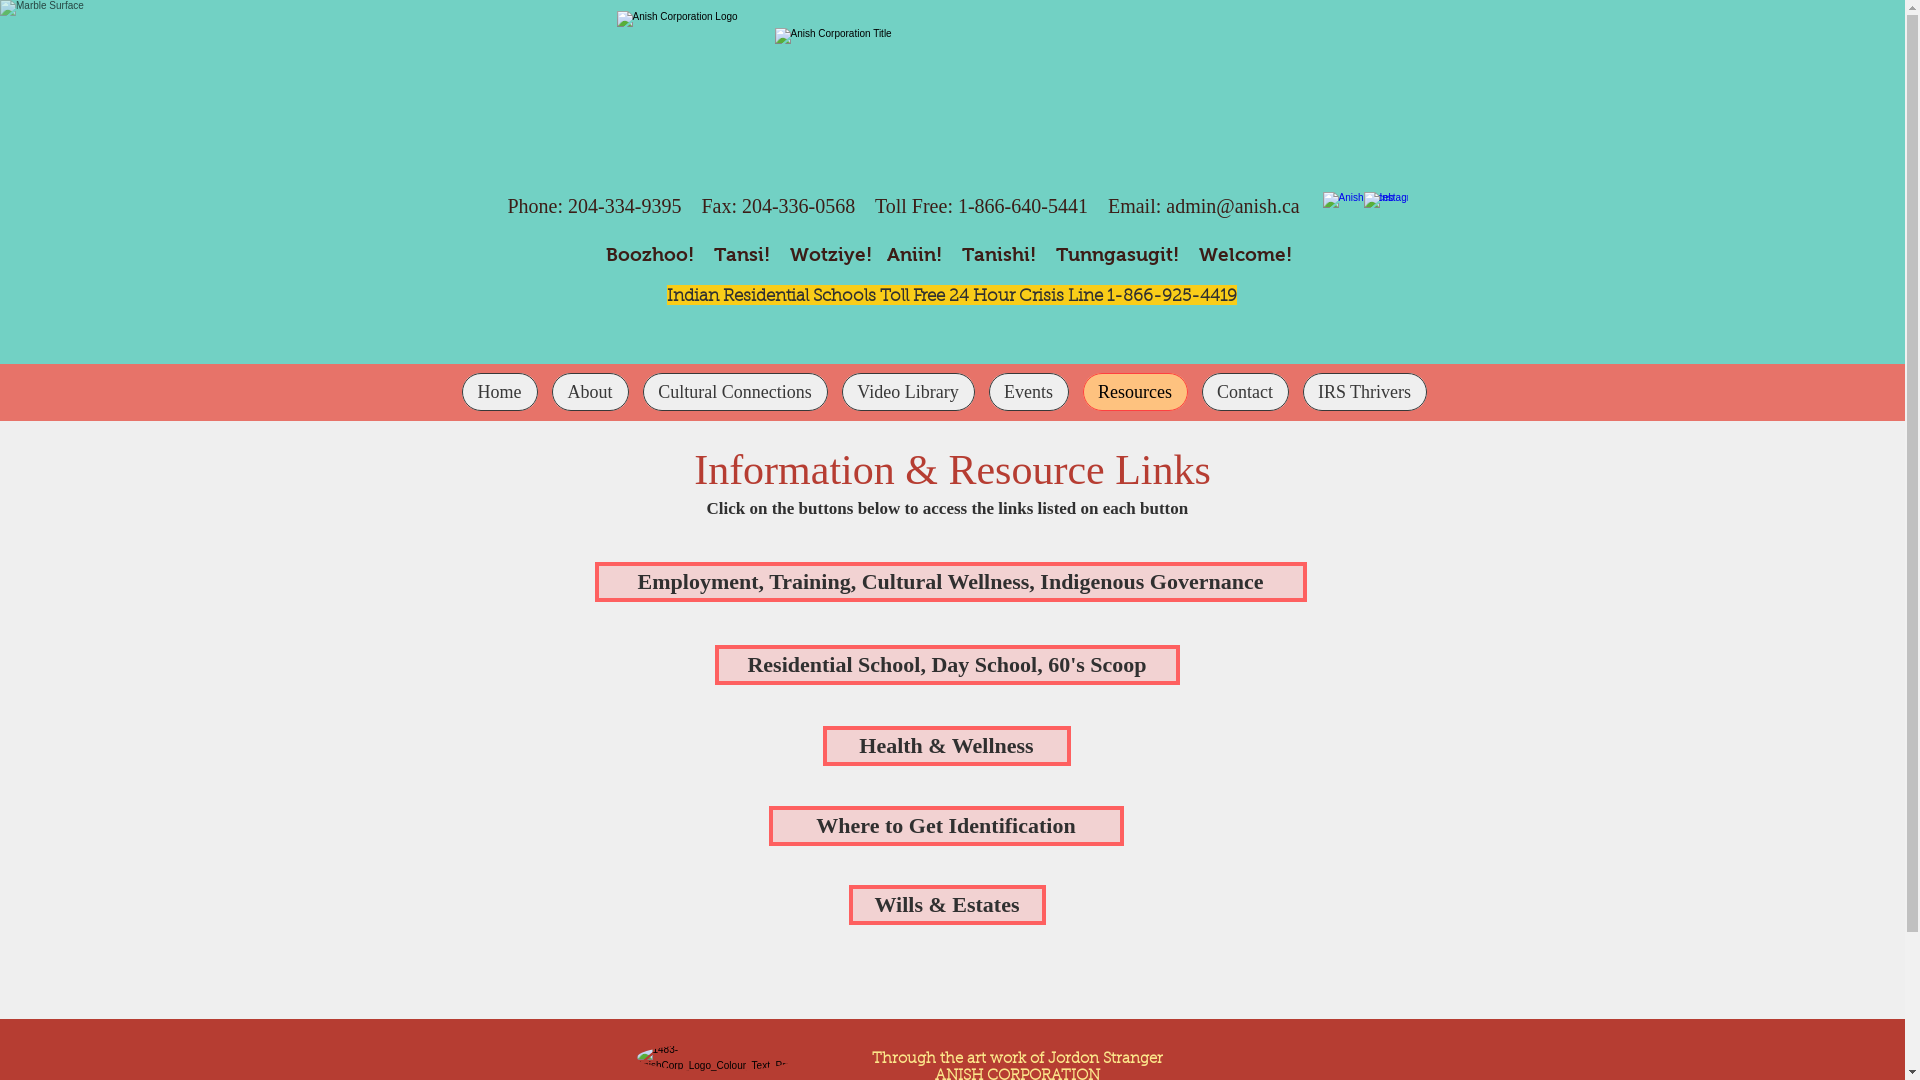  Describe the element at coordinates (907, 392) in the screenshot. I see `'Video Library'` at that location.